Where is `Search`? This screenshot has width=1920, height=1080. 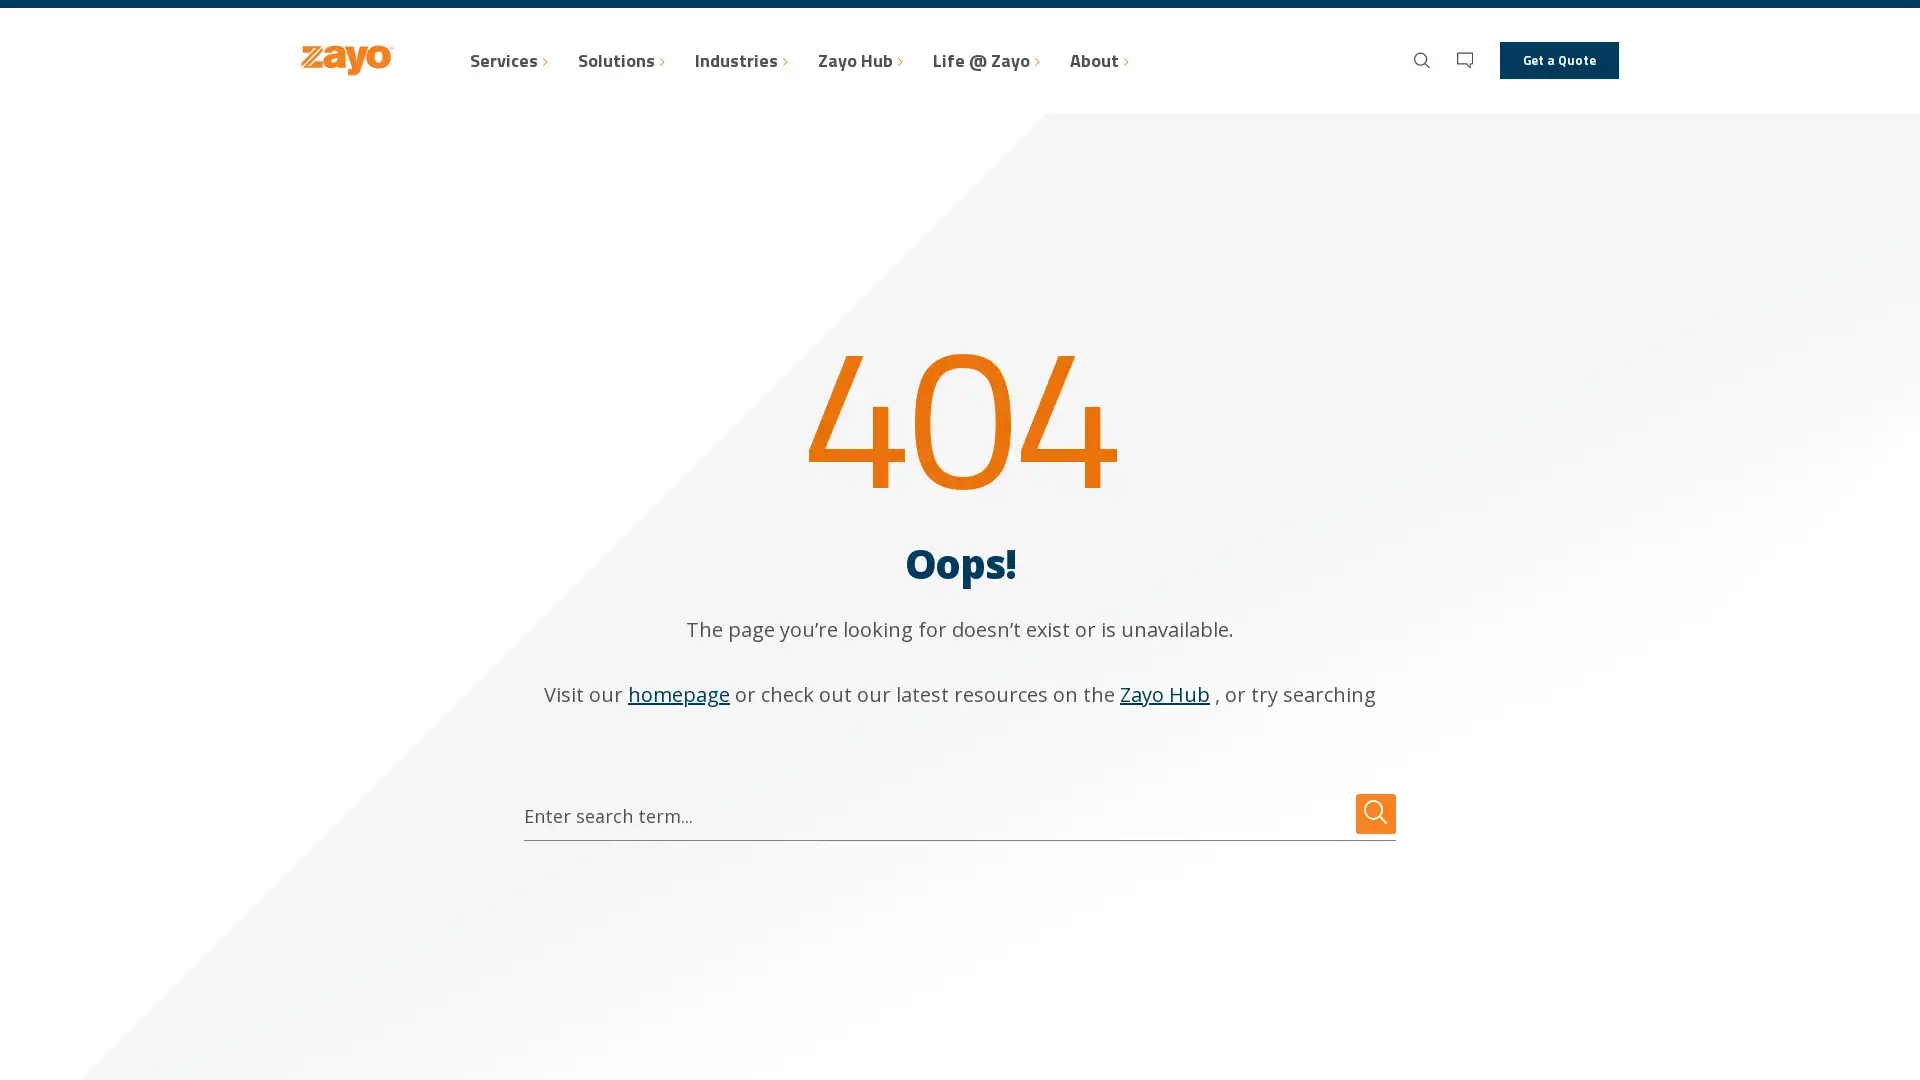 Search is located at coordinates (1375, 813).